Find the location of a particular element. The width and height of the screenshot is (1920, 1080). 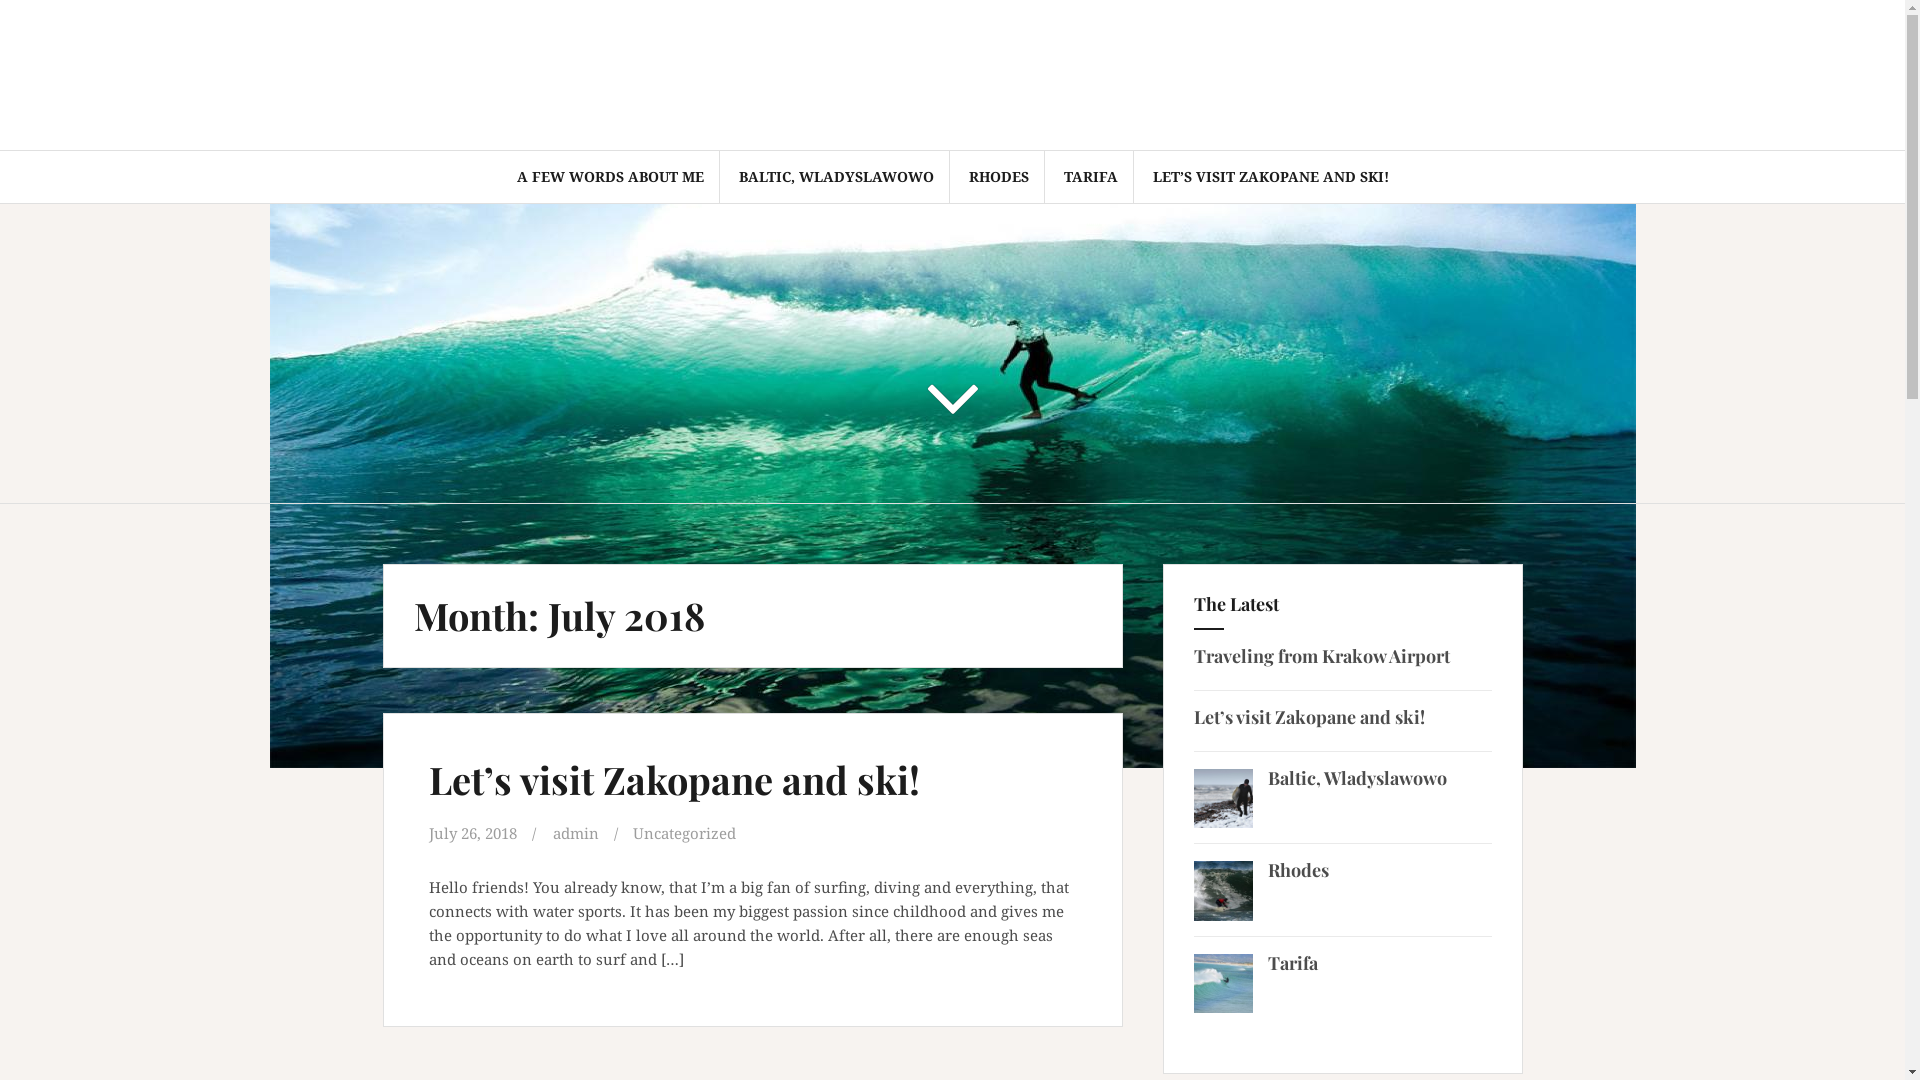

'July 26, 2018' is located at coordinates (470, 833).